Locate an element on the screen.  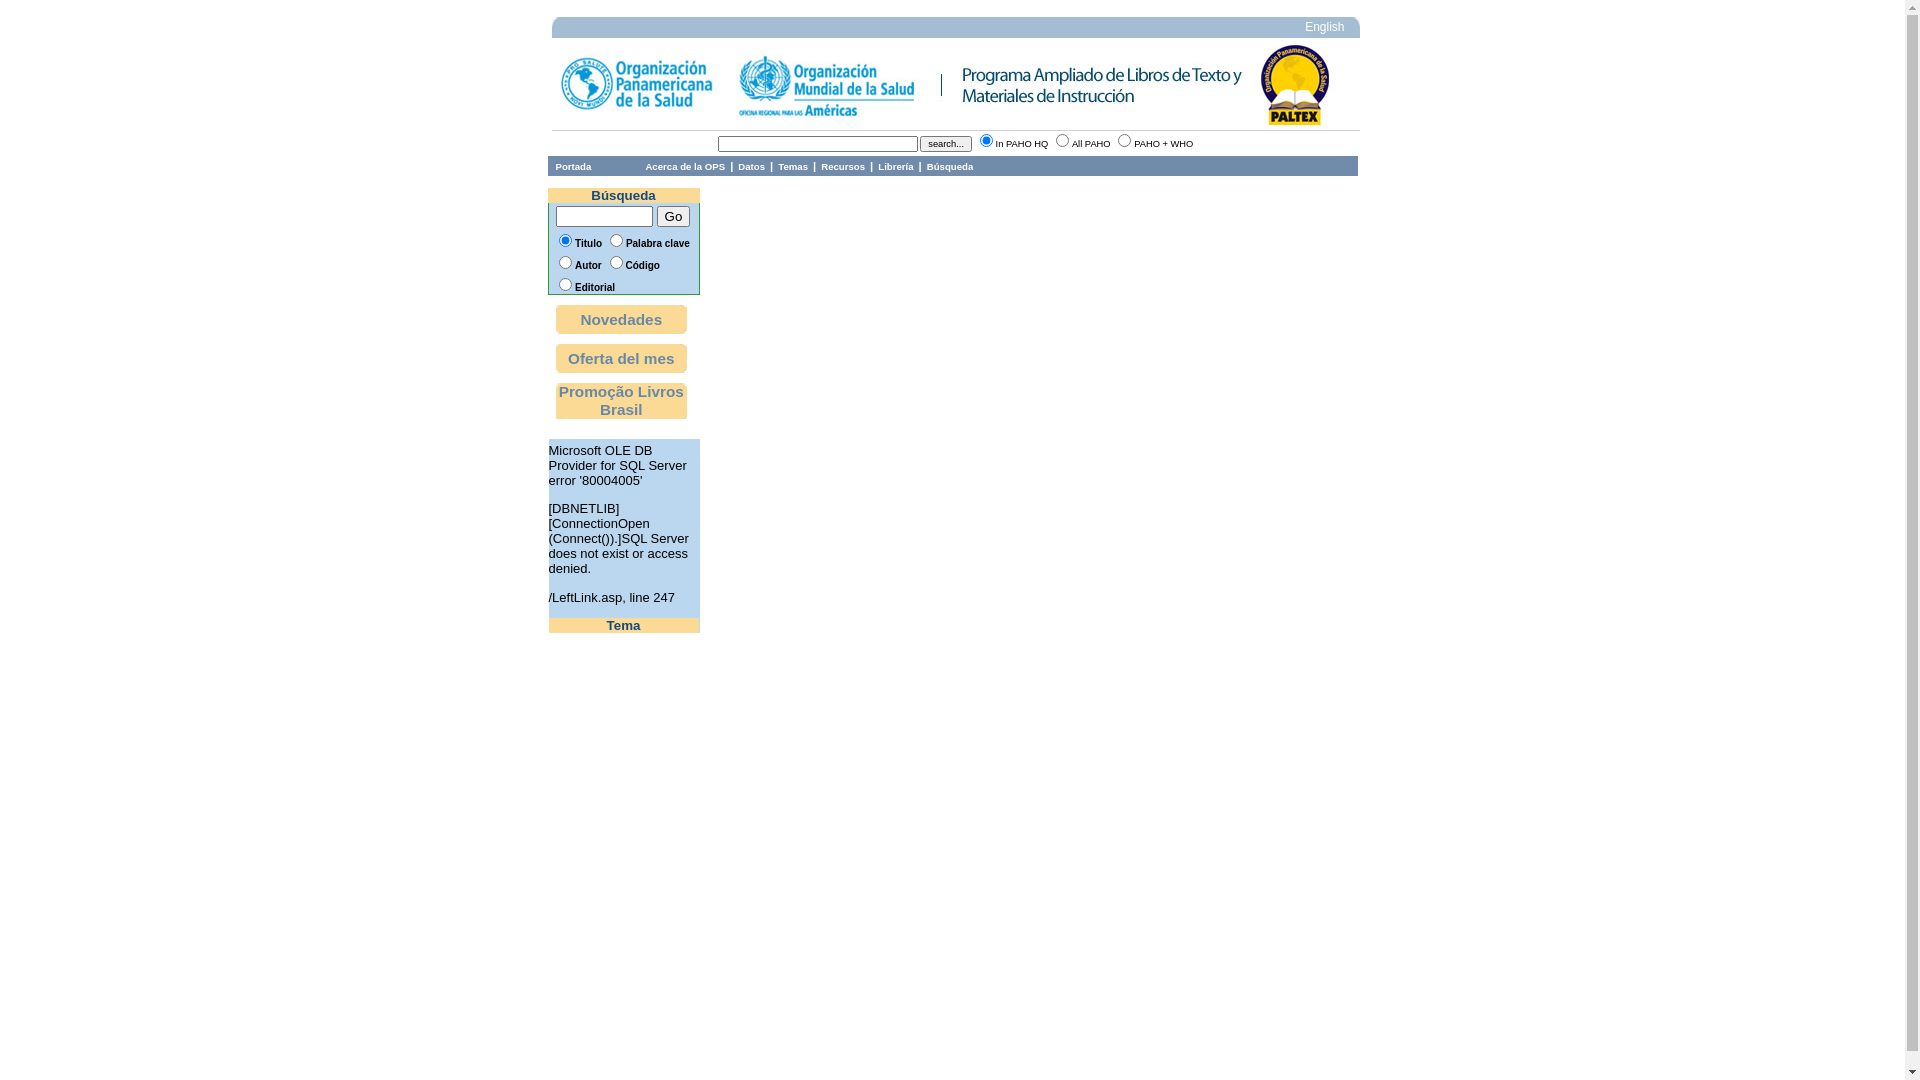
'Temas' is located at coordinates (791, 165).